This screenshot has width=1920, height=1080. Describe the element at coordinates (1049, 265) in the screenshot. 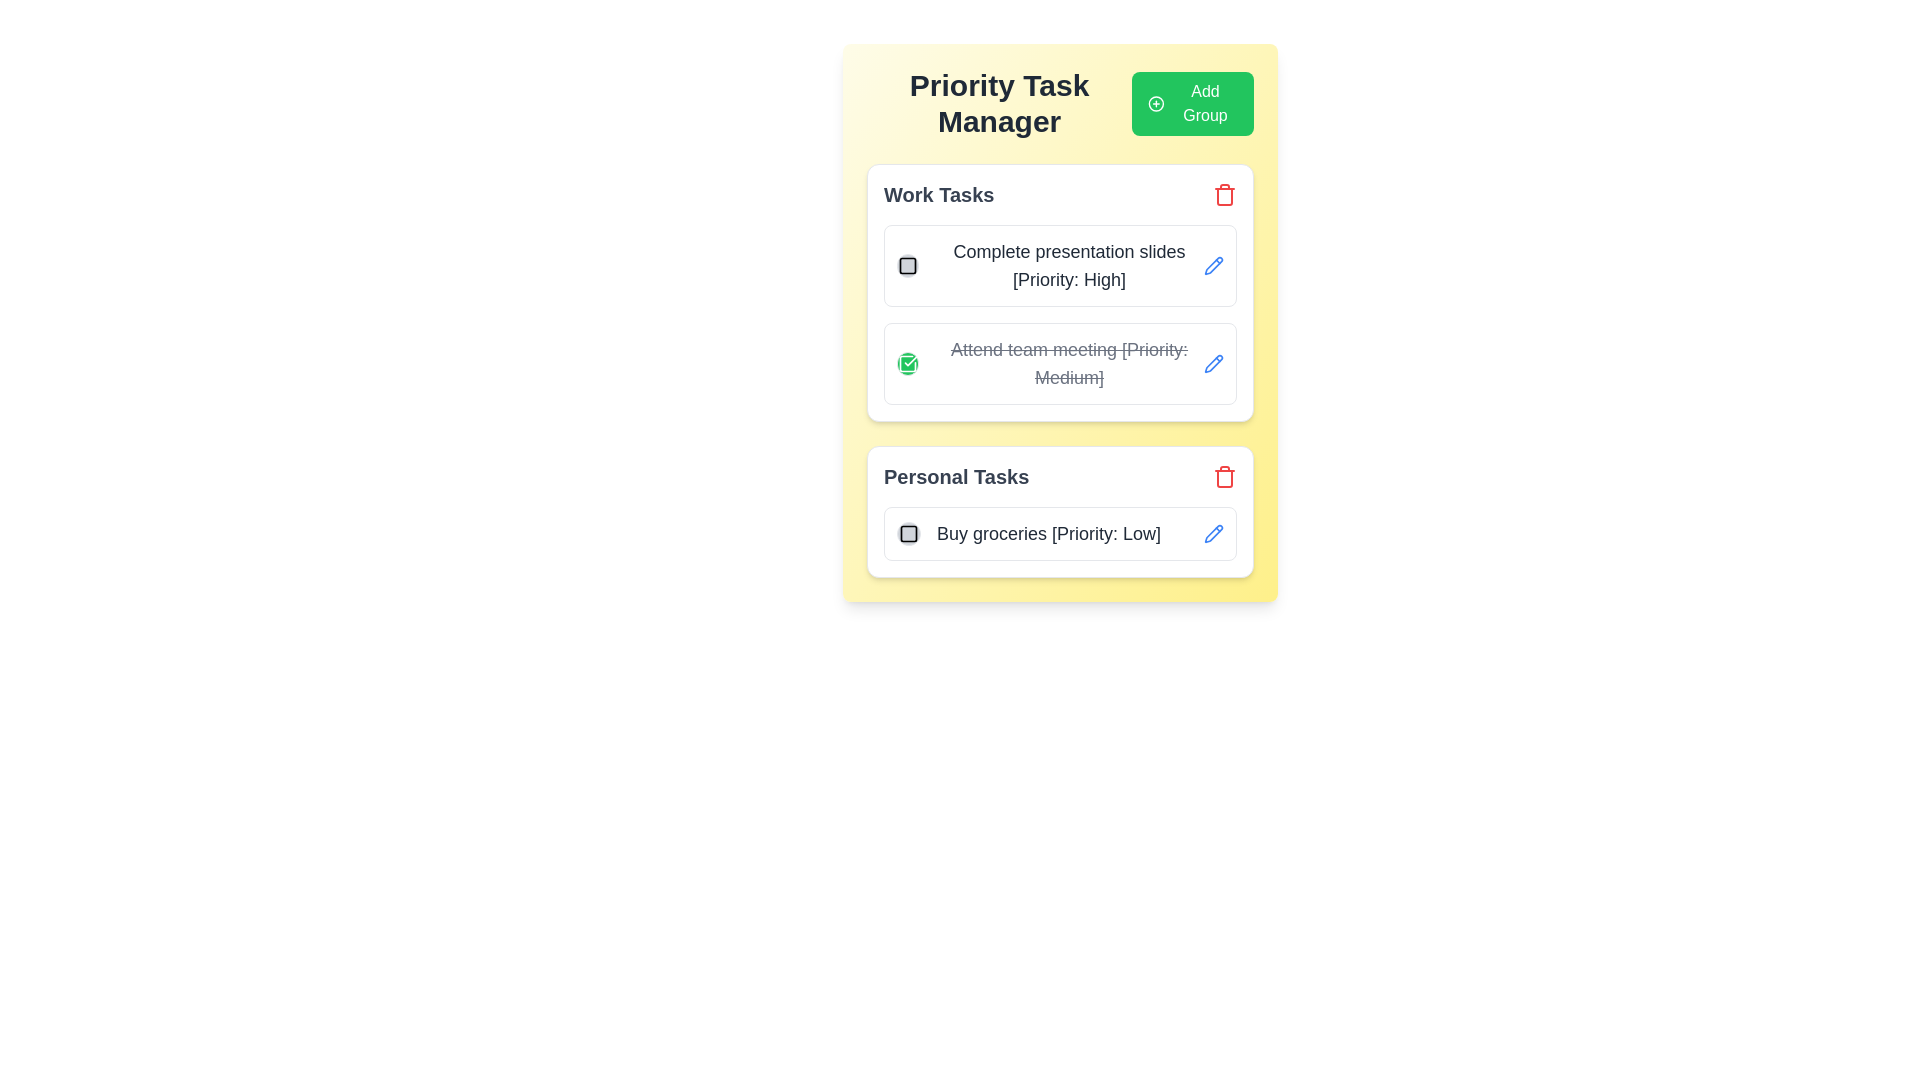

I see `the text label 'Complete presentation slides' with priority indicator '[Priority: High]' located in the 'Work Tasks' section underneath the 'Priority Task Manager' heading` at that location.